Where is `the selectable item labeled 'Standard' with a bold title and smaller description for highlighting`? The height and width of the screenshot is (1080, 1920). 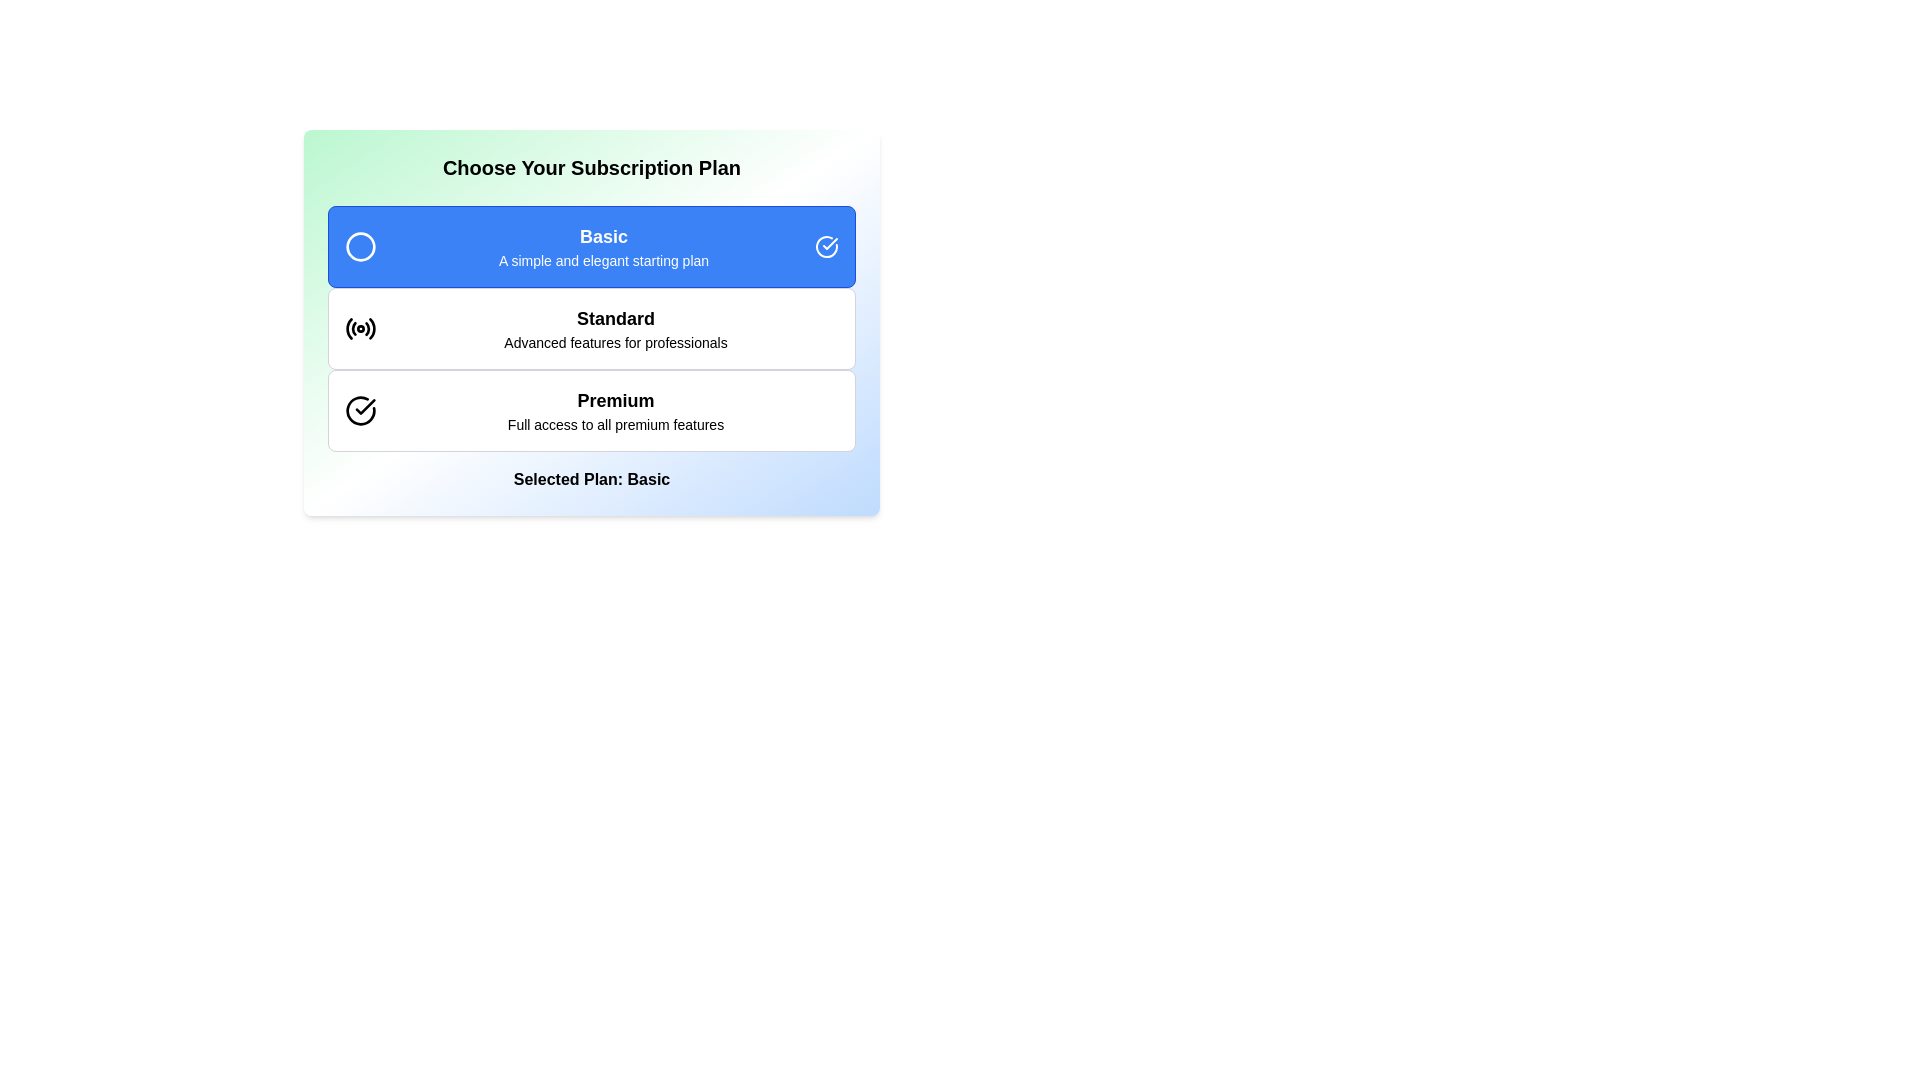 the selectable item labeled 'Standard' with a bold title and smaller description for highlighting is located at coordinates (590, 327).